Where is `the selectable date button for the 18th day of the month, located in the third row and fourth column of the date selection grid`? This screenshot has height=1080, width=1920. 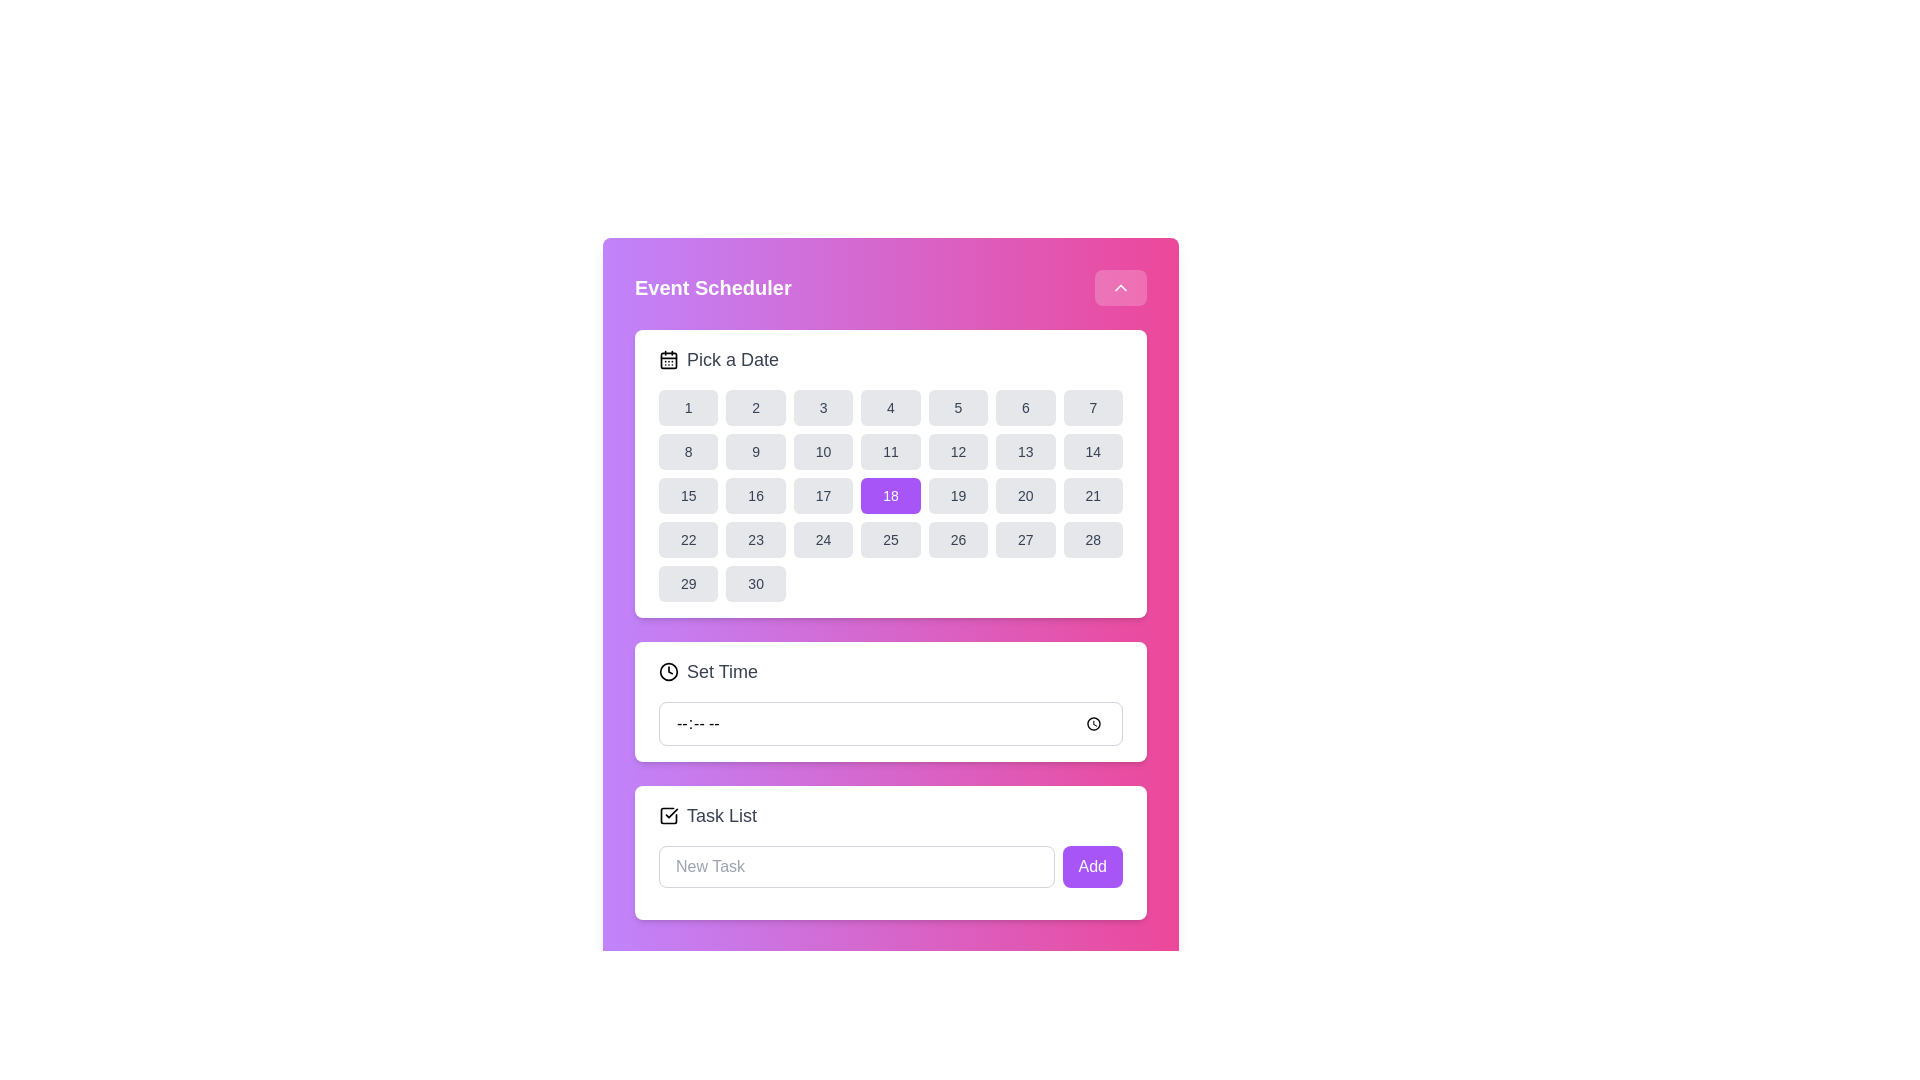 the selectable date button for the 18th day of the month, located in the third row and fourth column of the date selection grid is located at coordinates (890, 495).